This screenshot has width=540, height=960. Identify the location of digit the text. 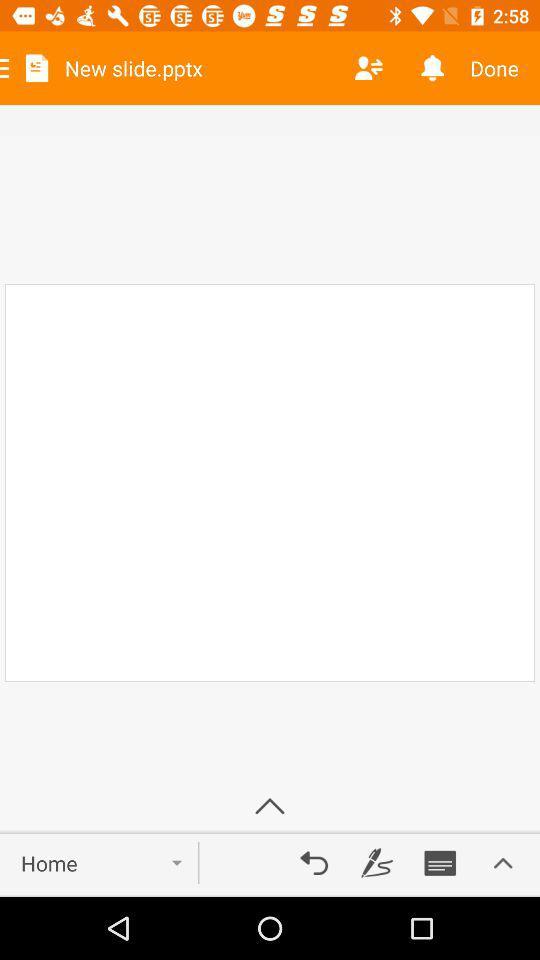
(377, 862).